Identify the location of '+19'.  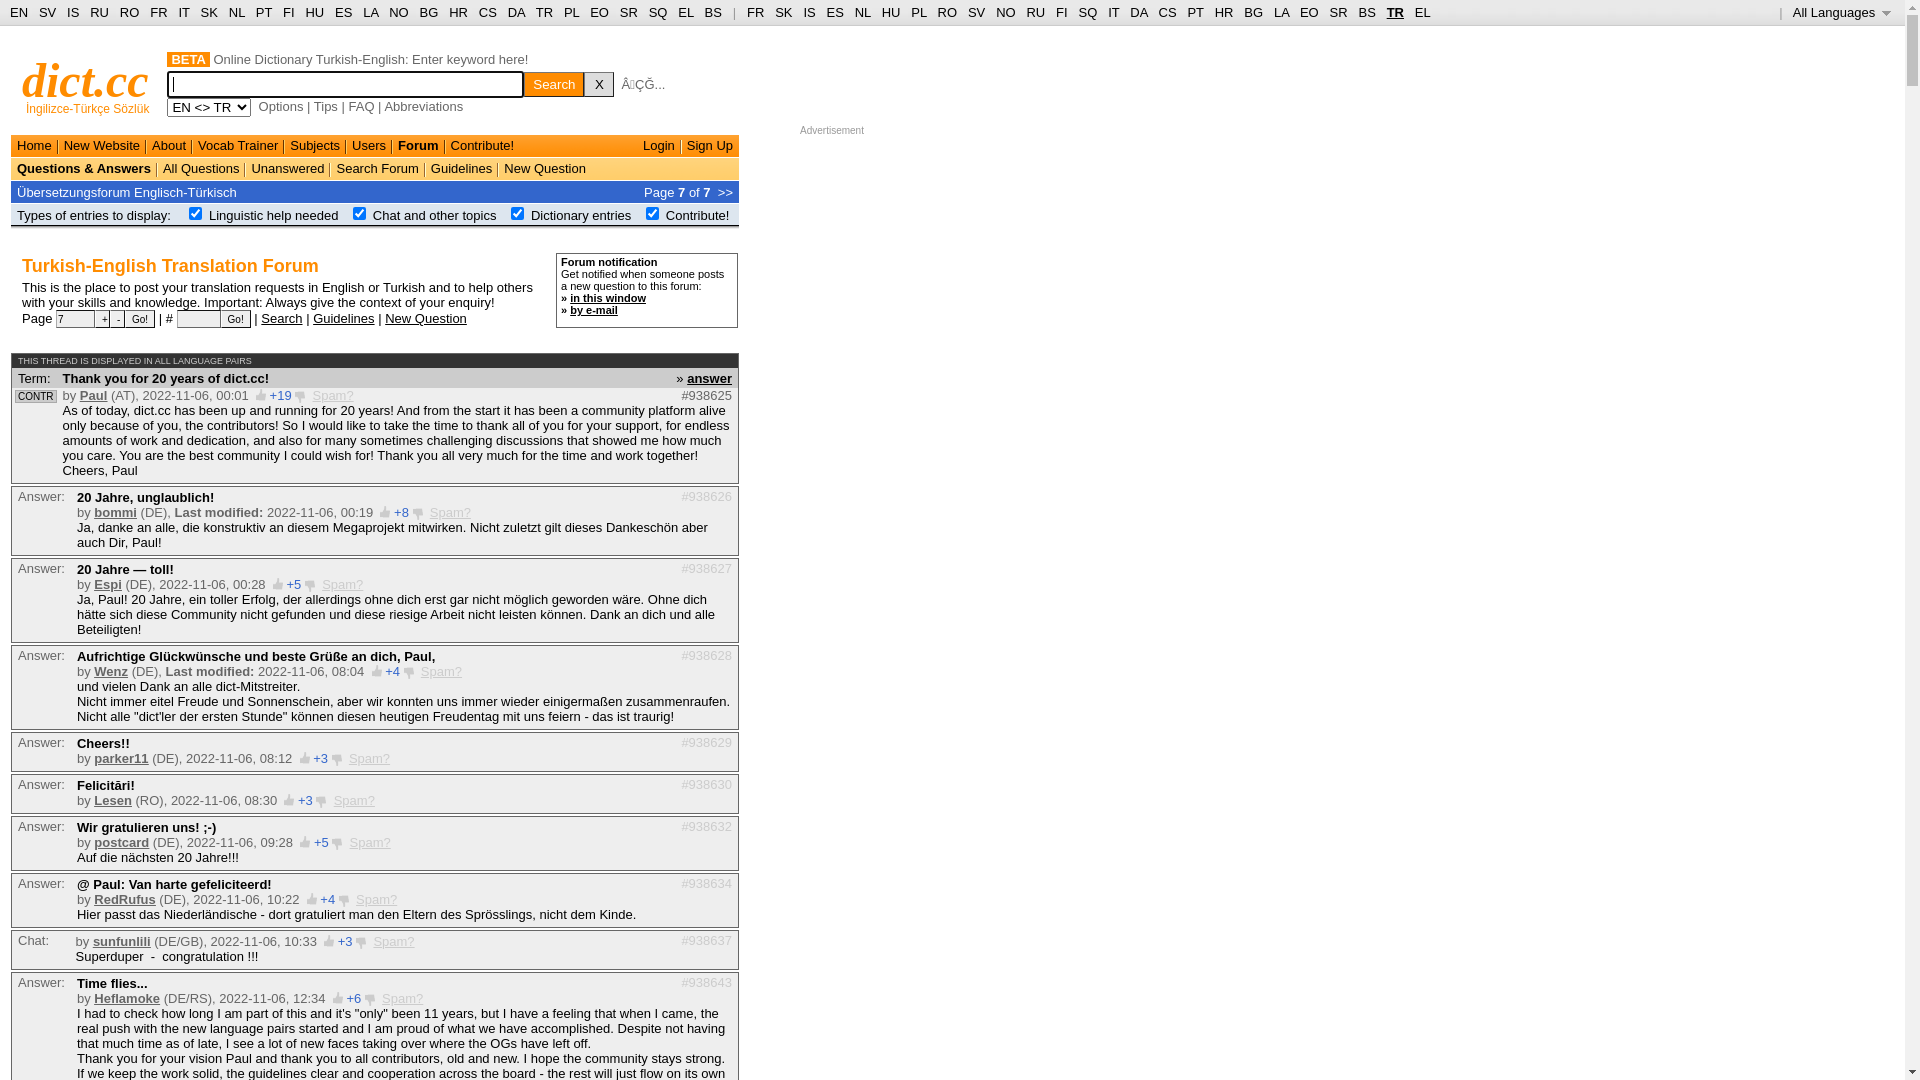
(268, 395).